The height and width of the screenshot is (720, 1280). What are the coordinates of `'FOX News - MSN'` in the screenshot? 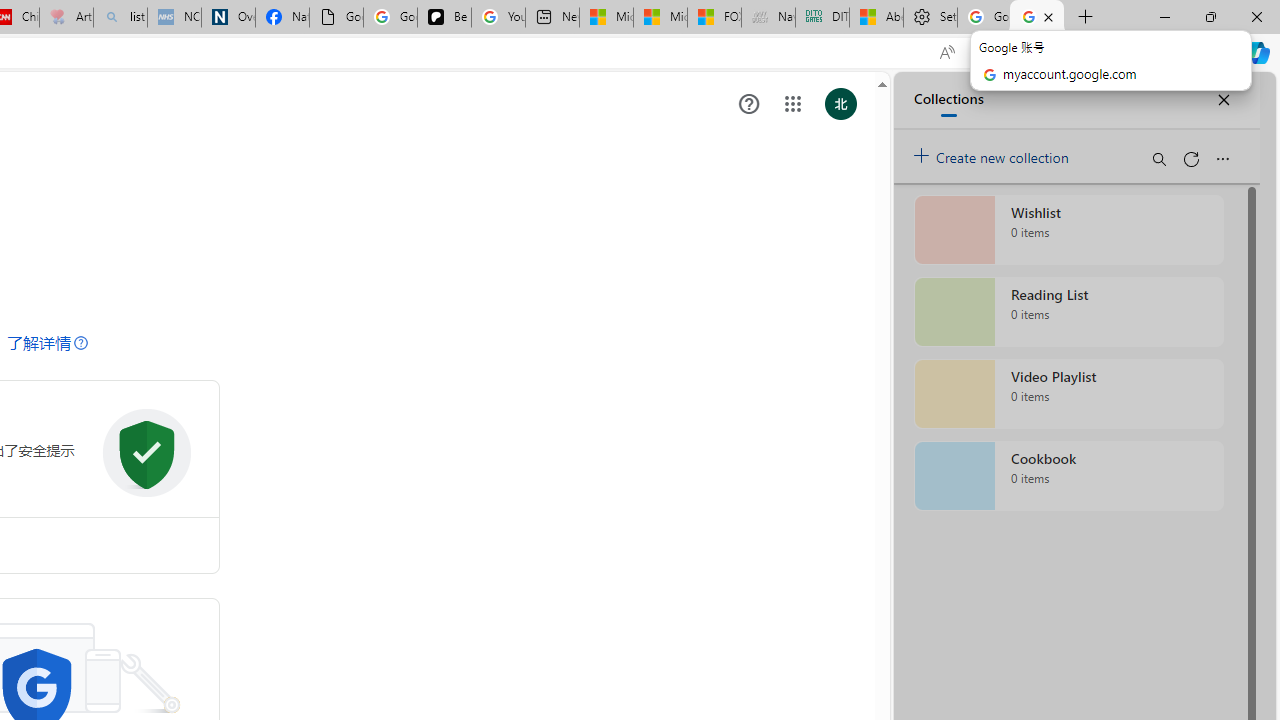 It's located at (714, 17).